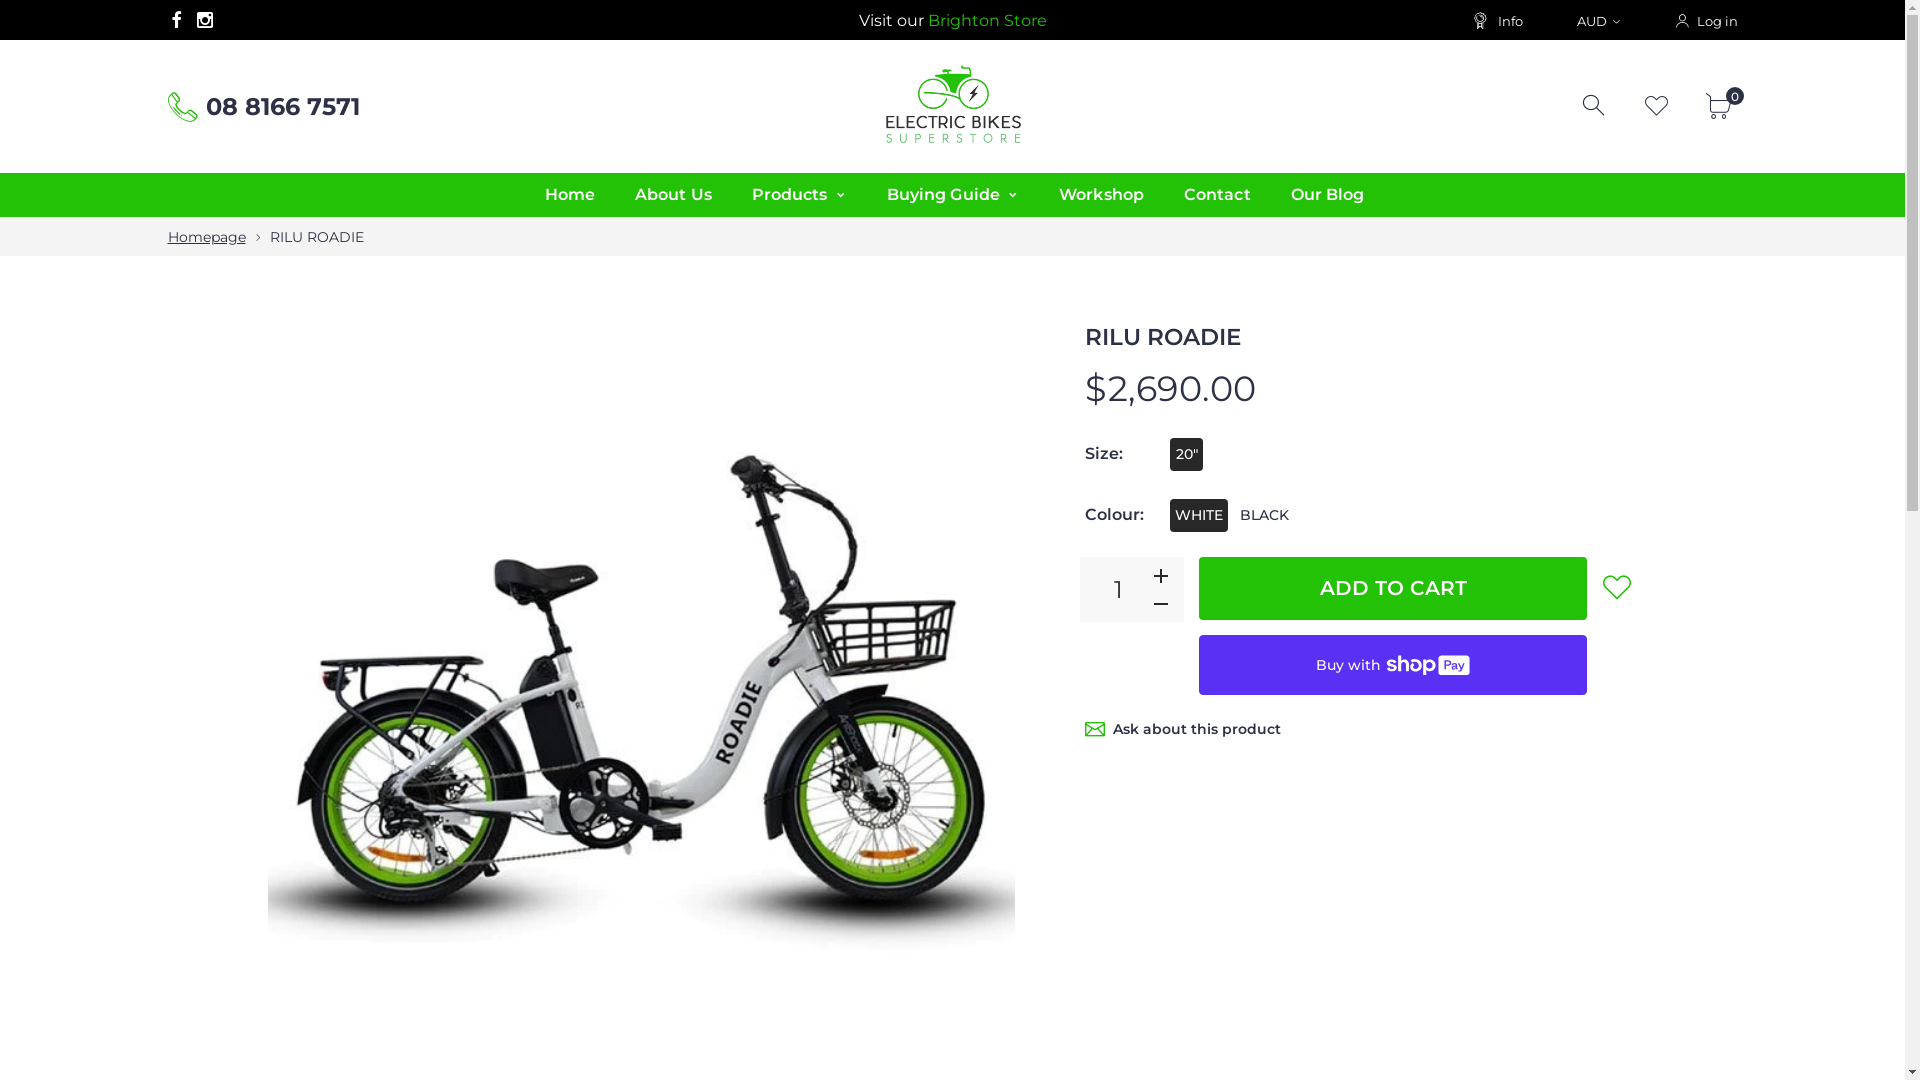 The image size is (1920, 1080). I want to click on '08 8166 7571', so click(282, 106).